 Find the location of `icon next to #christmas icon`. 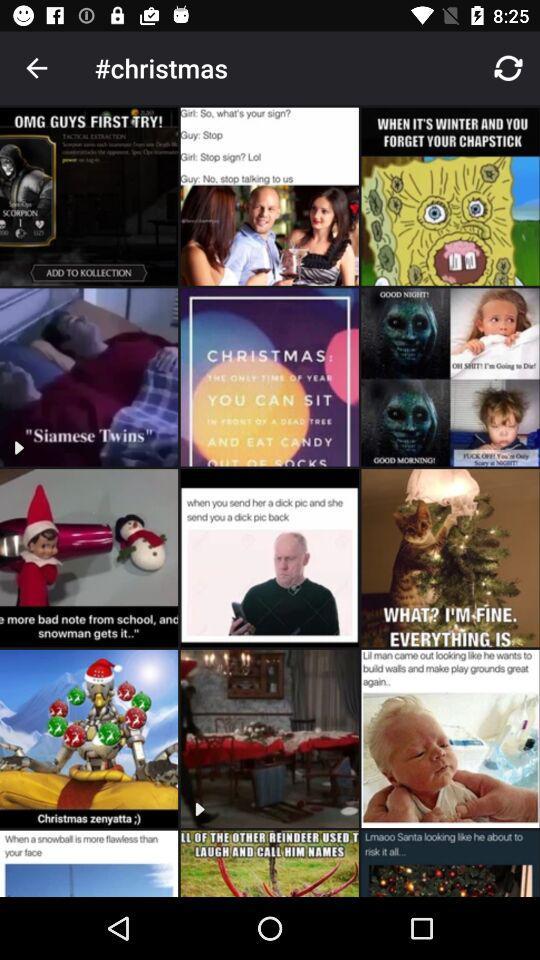

icon next to #christmas icon is located at coordinates (36, 68).